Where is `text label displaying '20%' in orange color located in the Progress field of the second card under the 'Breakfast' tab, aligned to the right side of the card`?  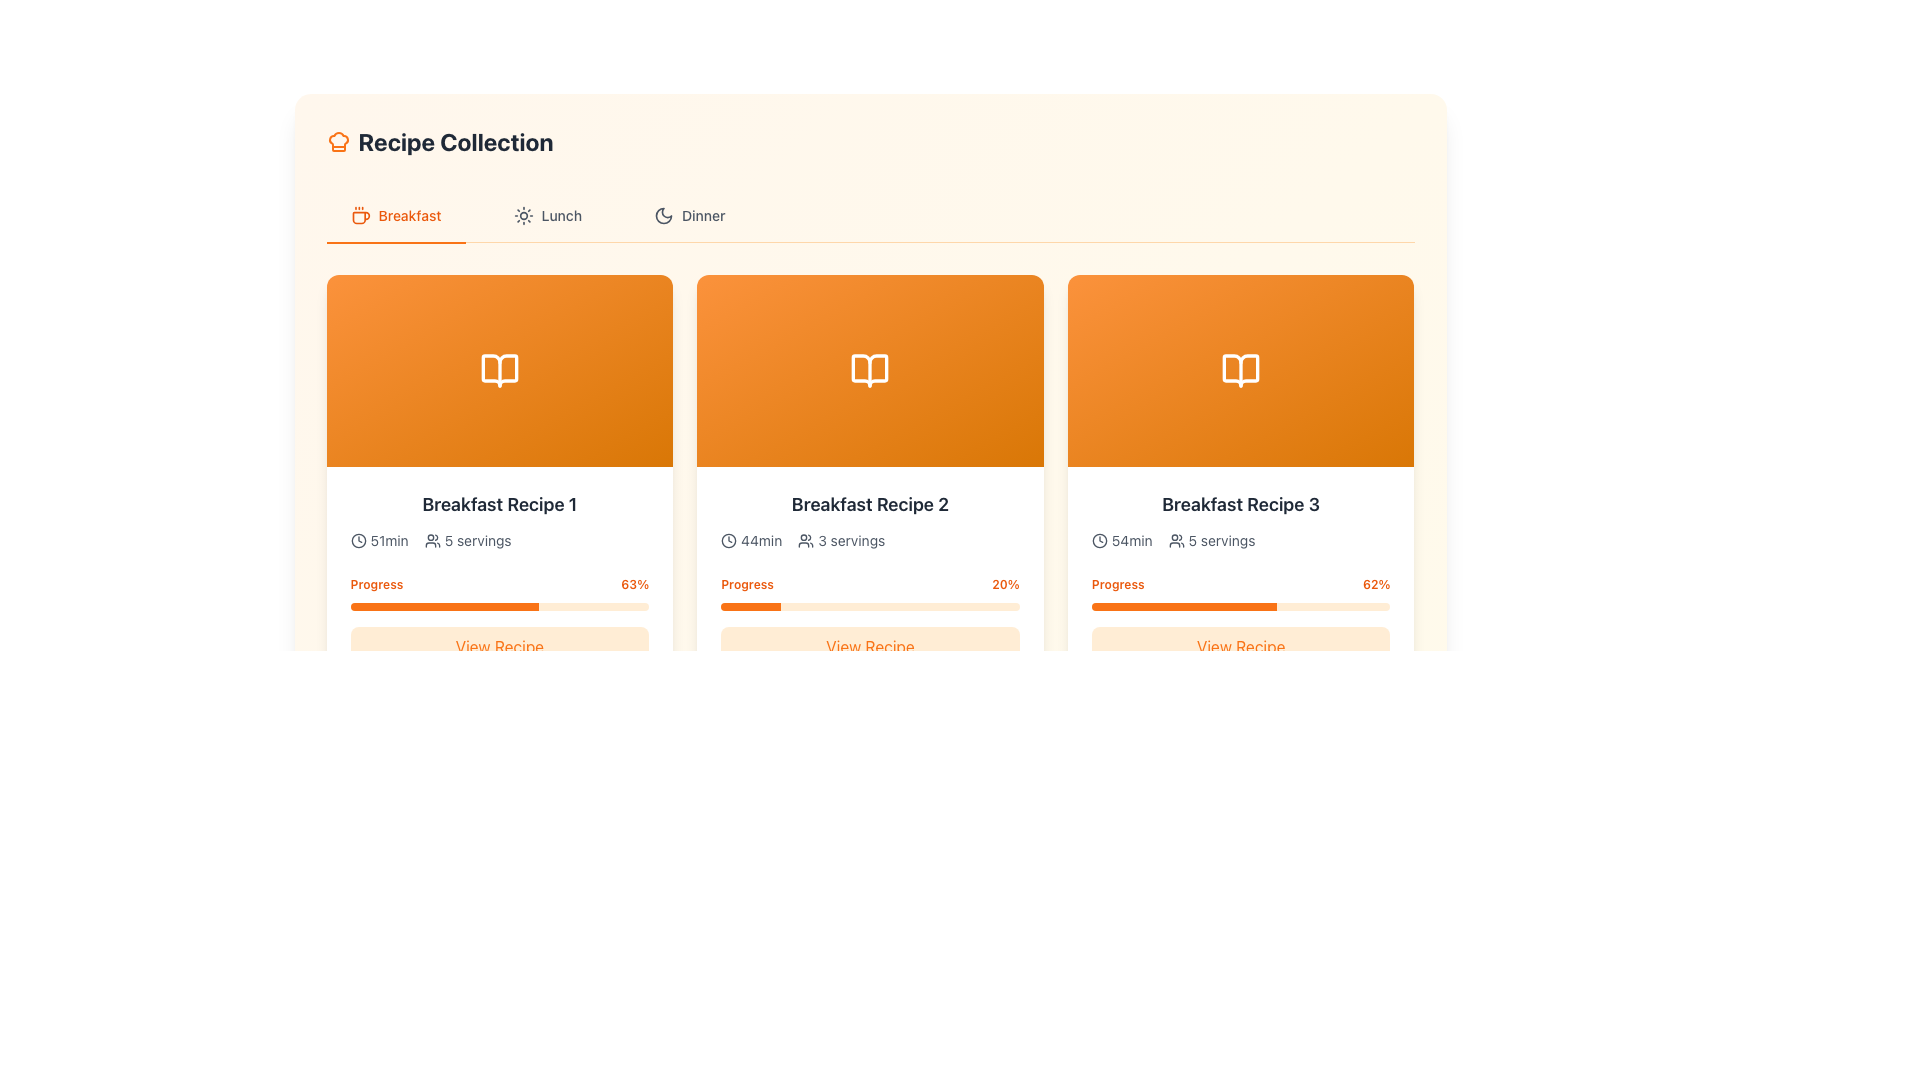
text label displaying '20%' in orange color located in the Progress field of the second card under the 'Breakfast' tab, aligned to the right side of the card is located at coordinates (1006, 582).